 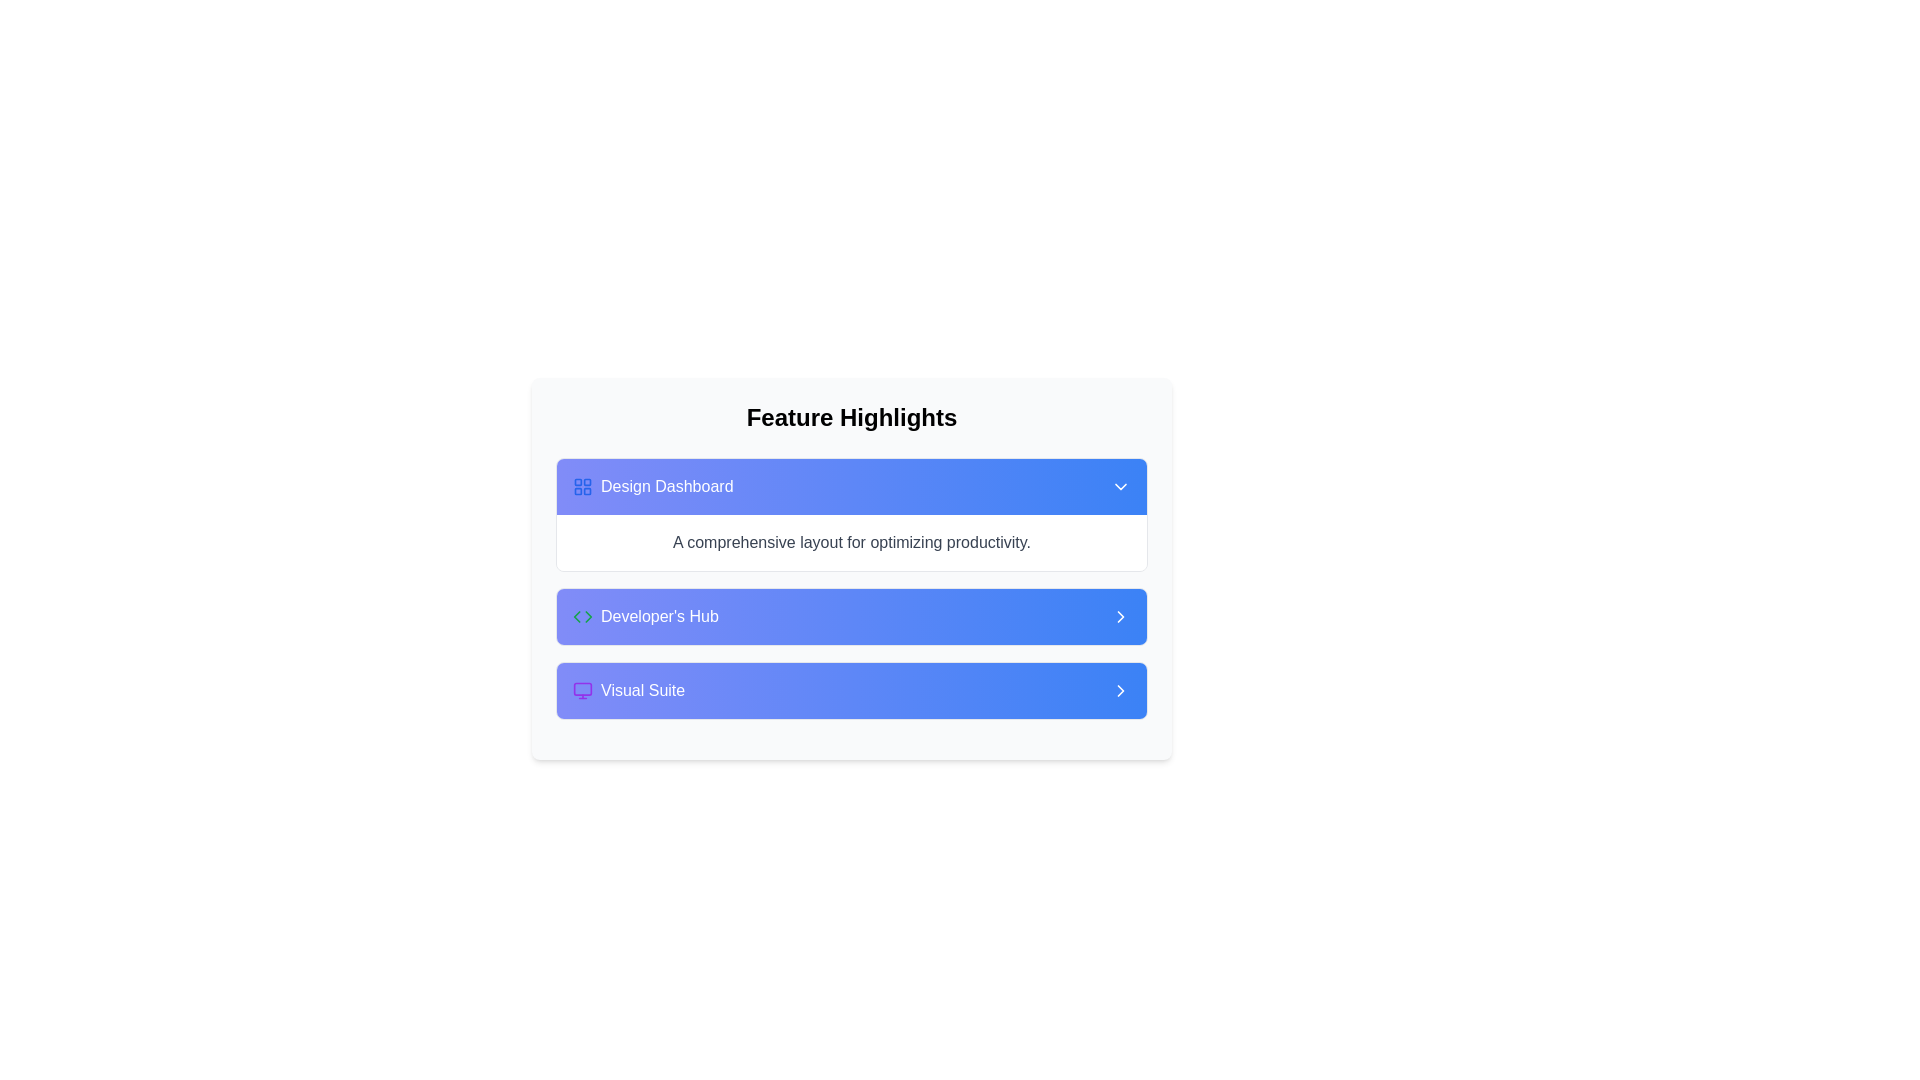 I want to click on the graphic element with a purple outline located inside the monitor icon next to 'Visual Suite' in the feature list, so click(x=581, y=688).